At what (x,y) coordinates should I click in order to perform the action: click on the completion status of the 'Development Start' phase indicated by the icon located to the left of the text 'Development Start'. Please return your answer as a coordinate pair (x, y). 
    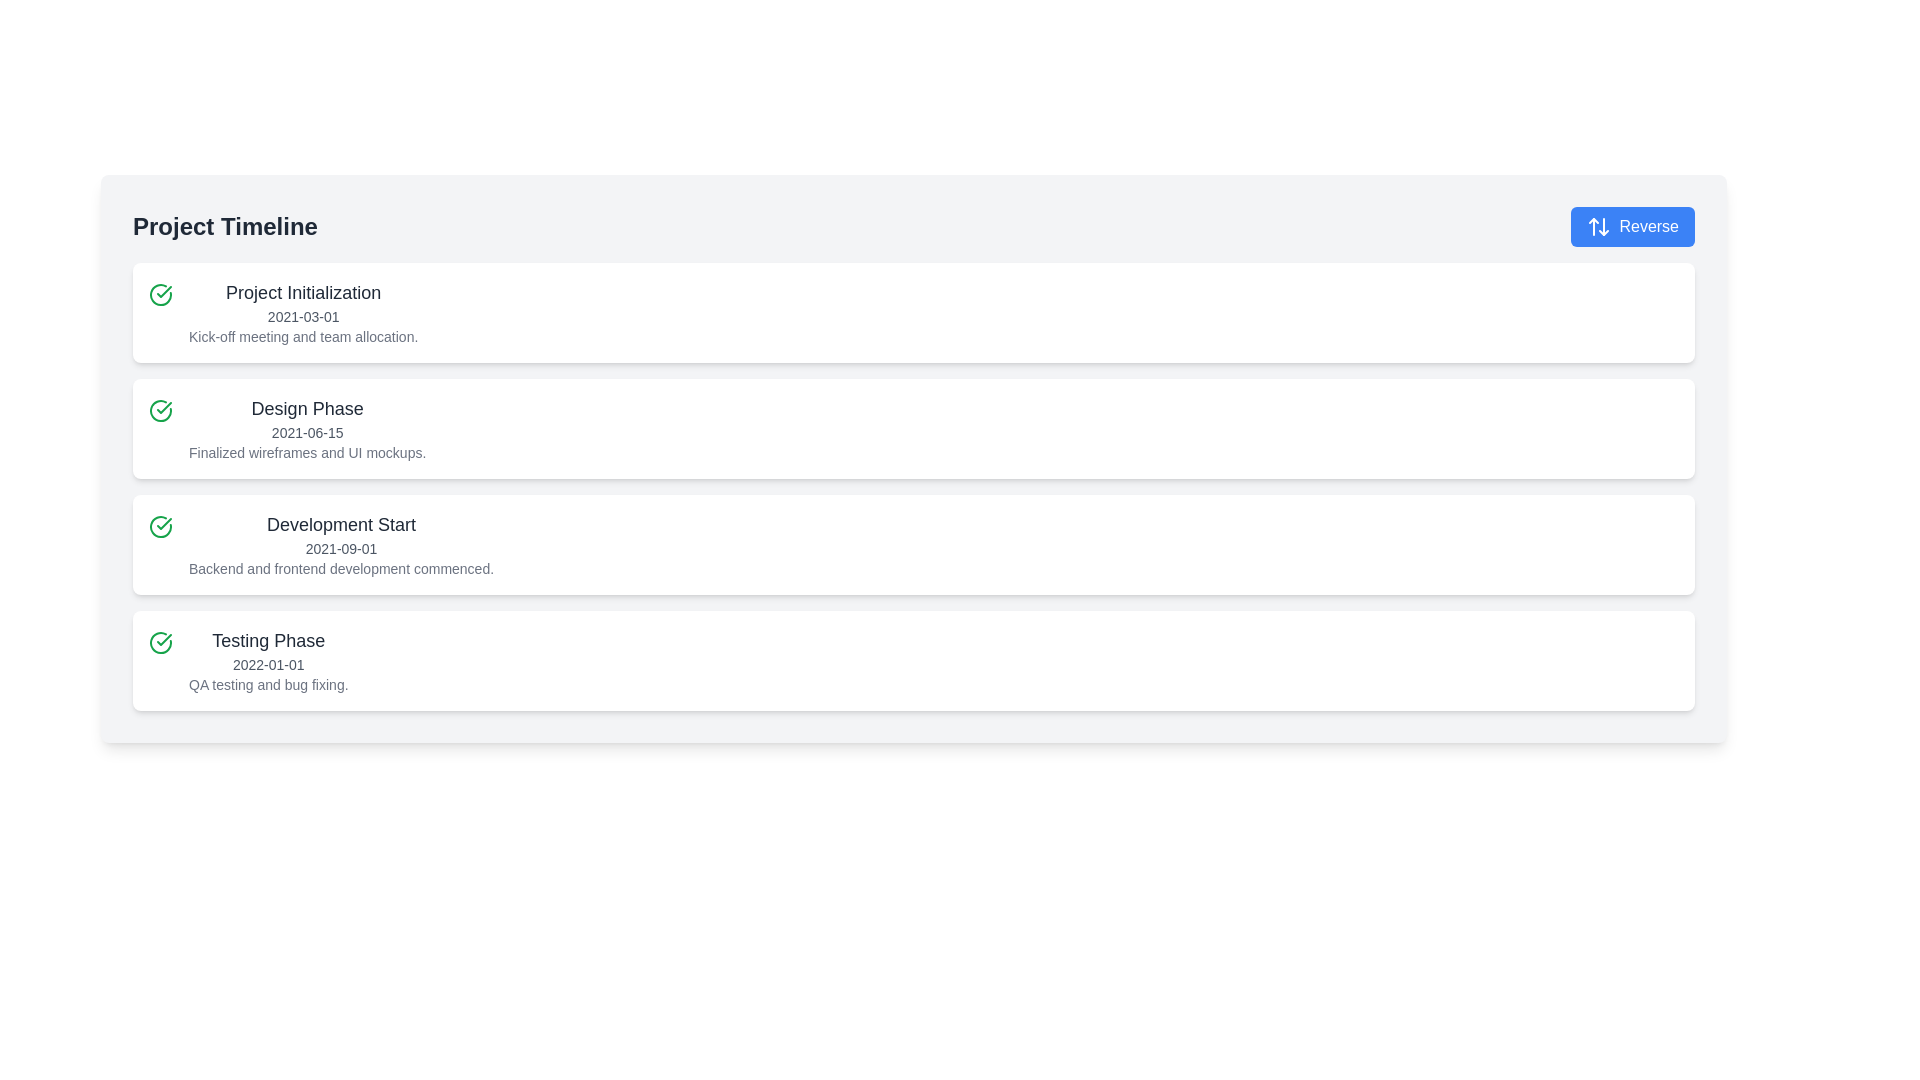
    Looking at the image, I should click on (161, 526).